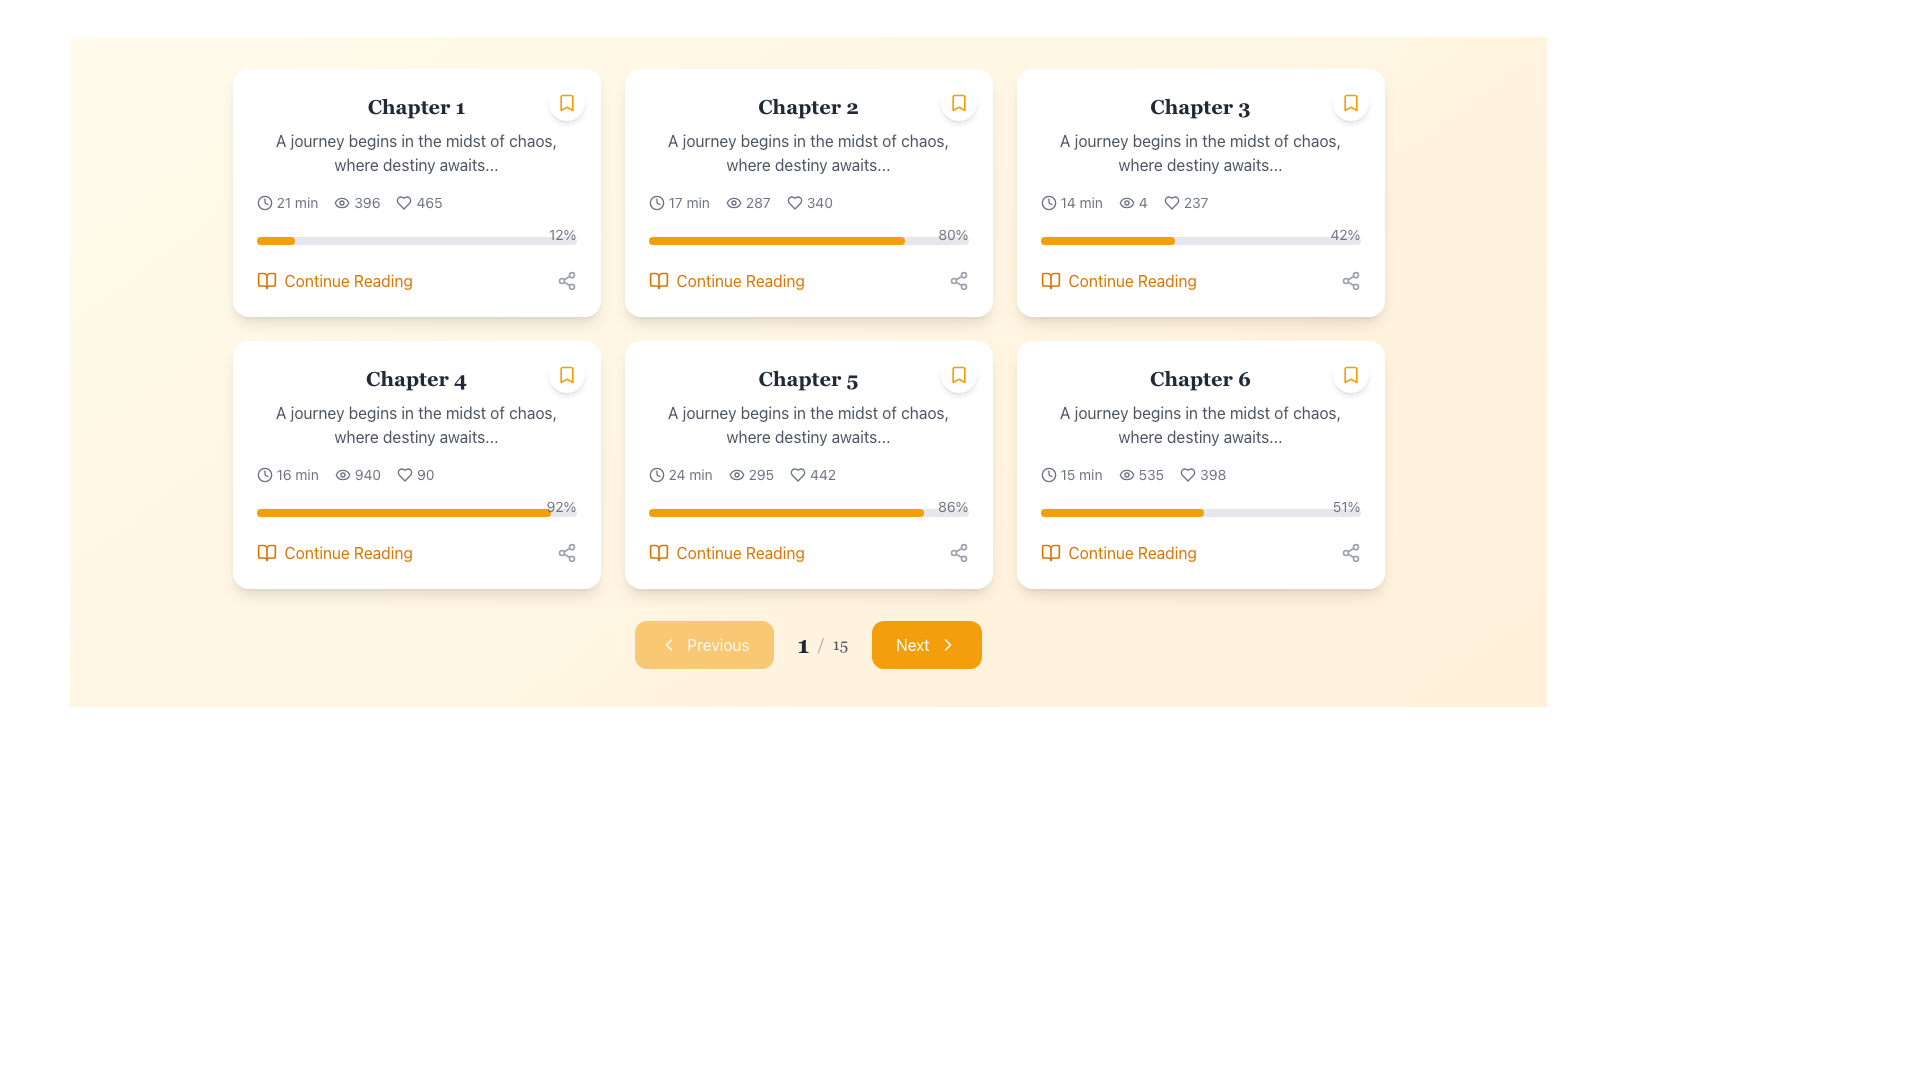 Image resolution: width=1920 pixels, height=1080 pixels. Describe the element at coordinates (1350, 281) in the screenshot. I see `the gray circular icon button with three nodes connected by lines at the bottom right corner of the 'Chapter 3' card` at that location.